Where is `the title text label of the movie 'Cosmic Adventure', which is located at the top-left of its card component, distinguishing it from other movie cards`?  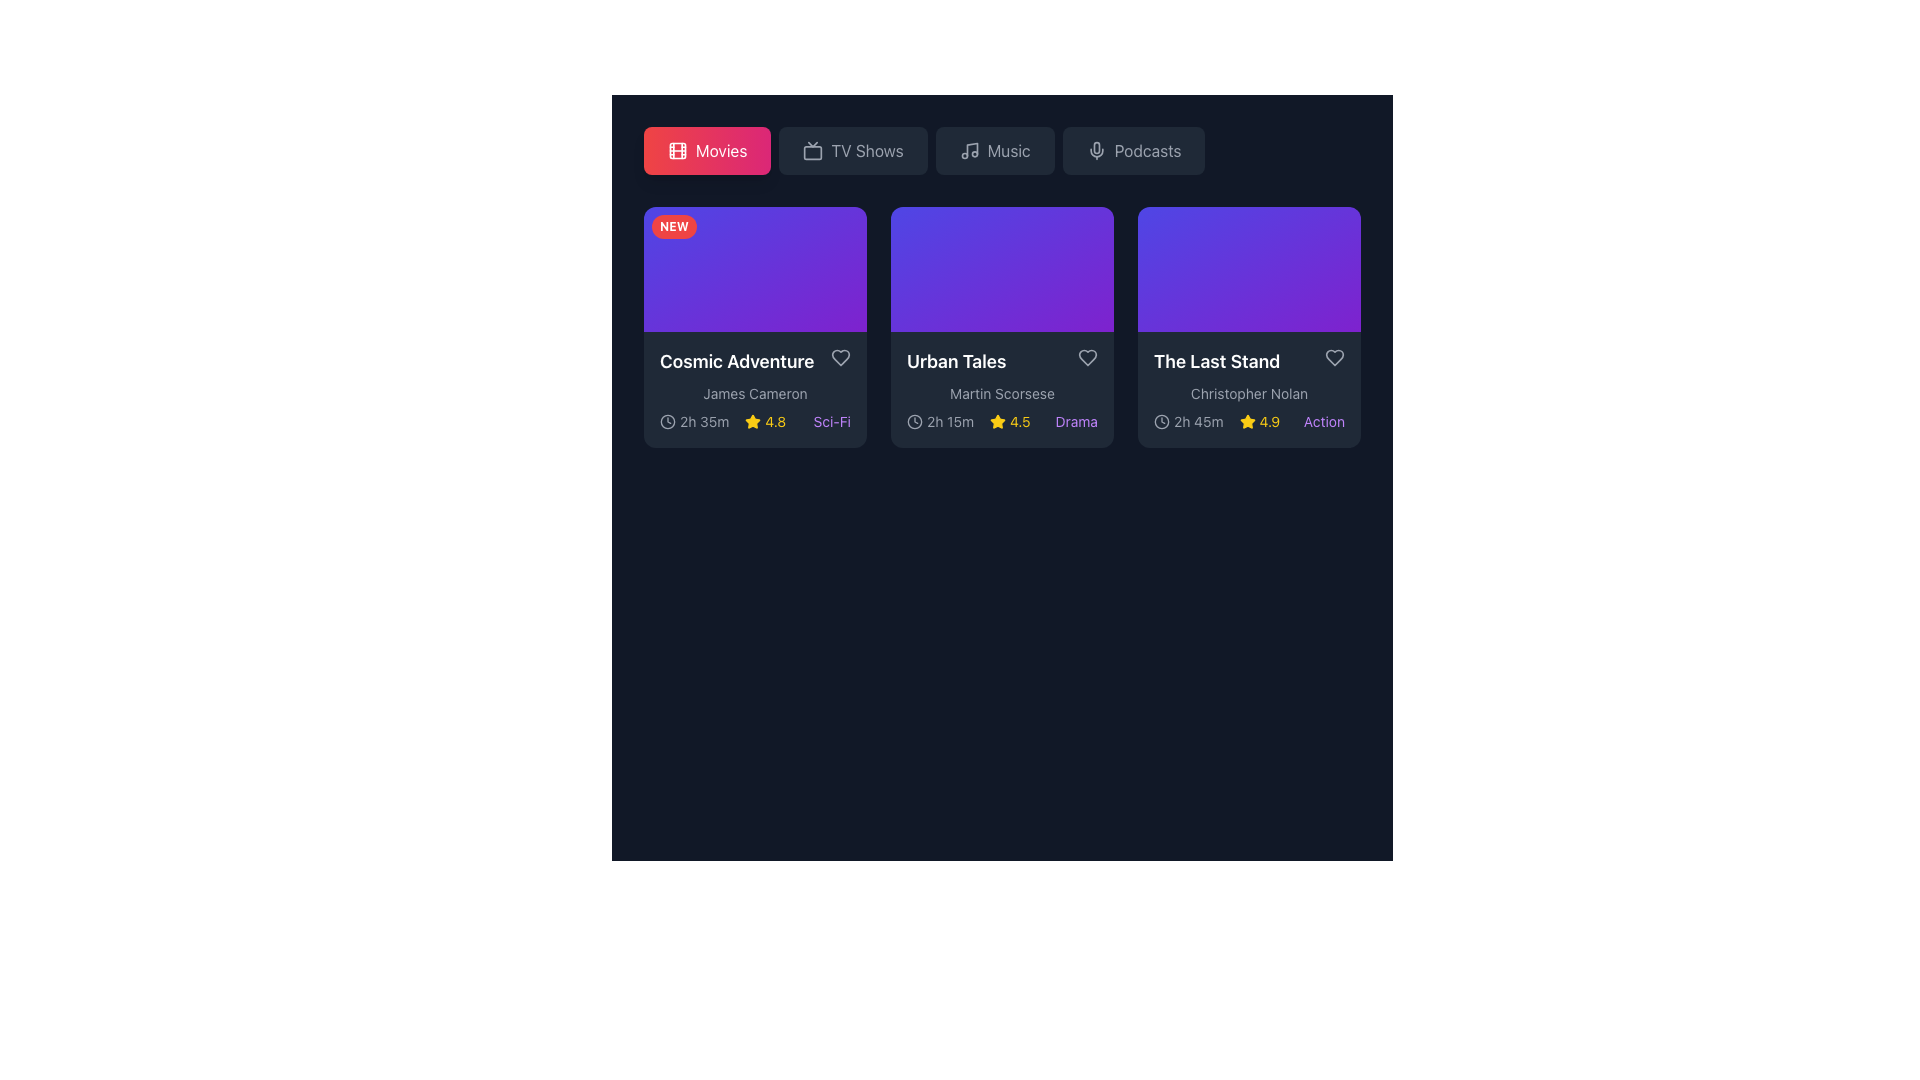
the title text label of the movie 'Cosmic Adventure', which is located at the top-left of its card component, distinguishing it from other movie cards is located at coordinates (736, 362).